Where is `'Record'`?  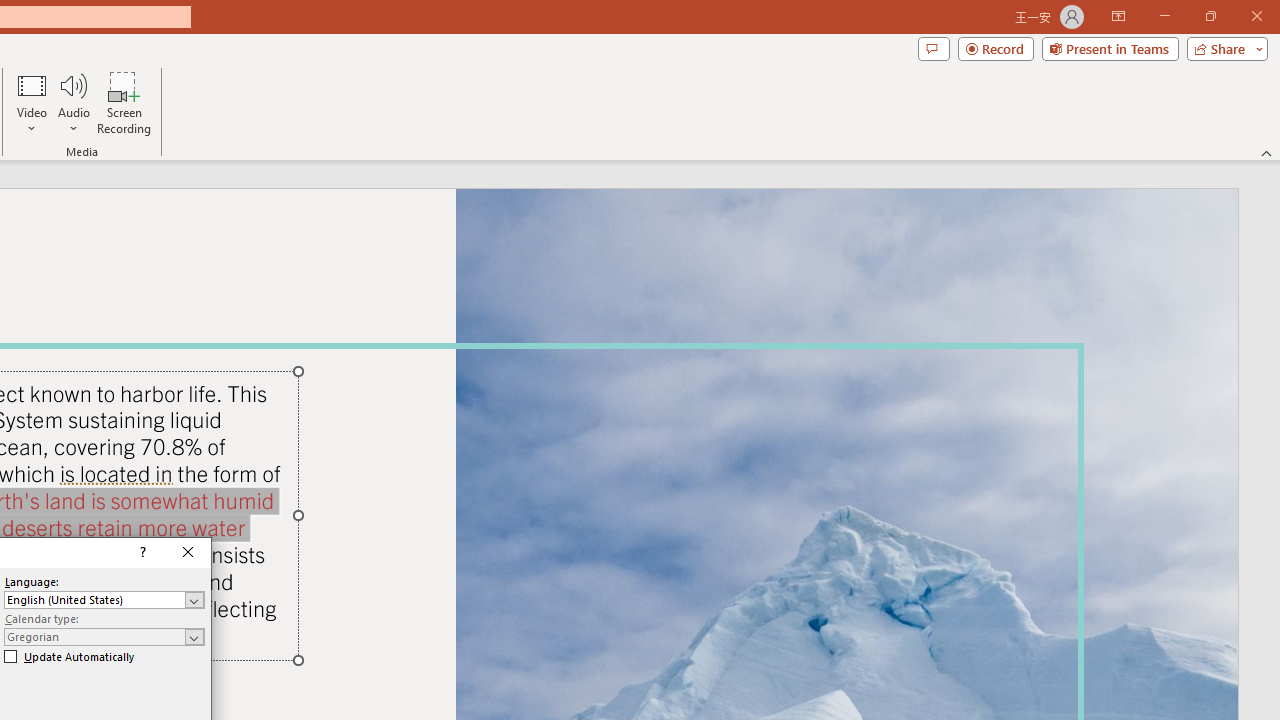 'Record' is located at coordinates (995, 47).